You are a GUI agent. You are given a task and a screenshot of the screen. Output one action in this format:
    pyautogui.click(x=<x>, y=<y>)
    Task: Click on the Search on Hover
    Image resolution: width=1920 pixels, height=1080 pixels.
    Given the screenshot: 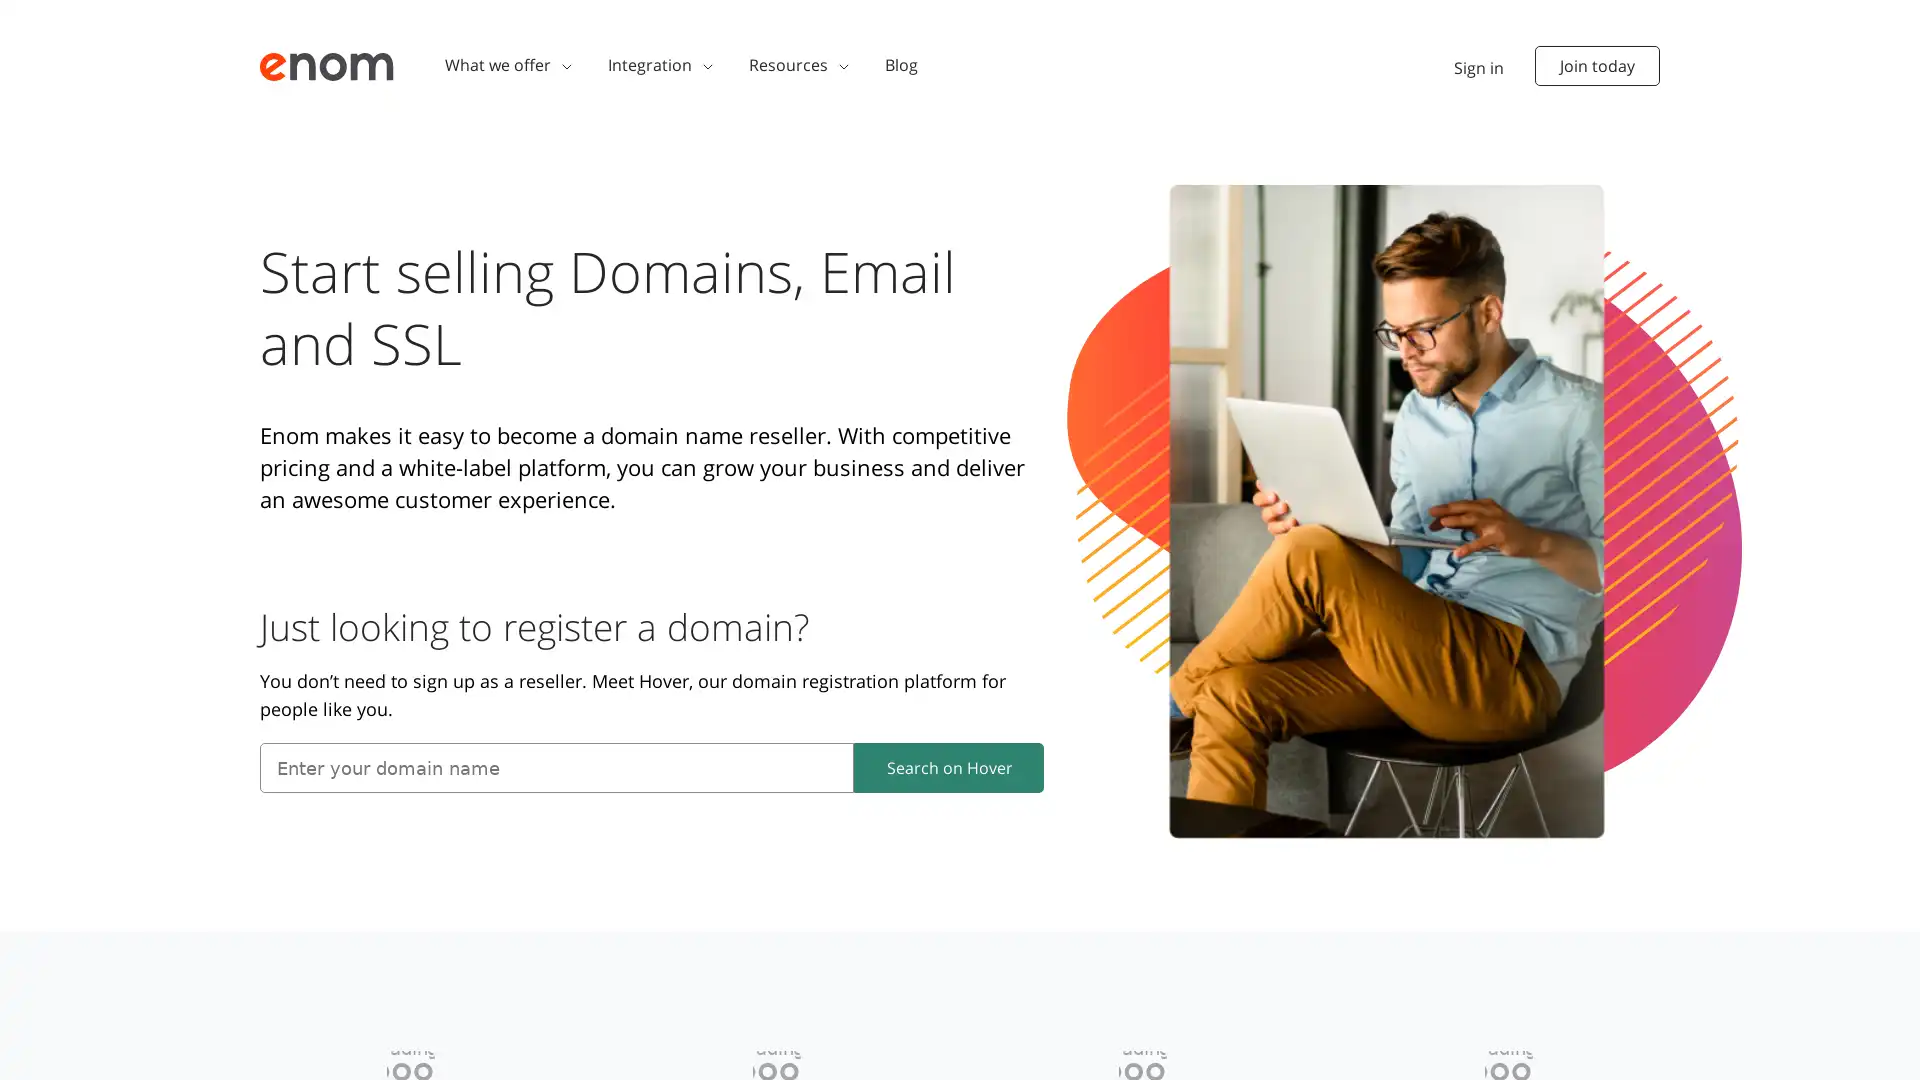 What is the action you would take?
    pyautogui.click(x=948, y=766)
    